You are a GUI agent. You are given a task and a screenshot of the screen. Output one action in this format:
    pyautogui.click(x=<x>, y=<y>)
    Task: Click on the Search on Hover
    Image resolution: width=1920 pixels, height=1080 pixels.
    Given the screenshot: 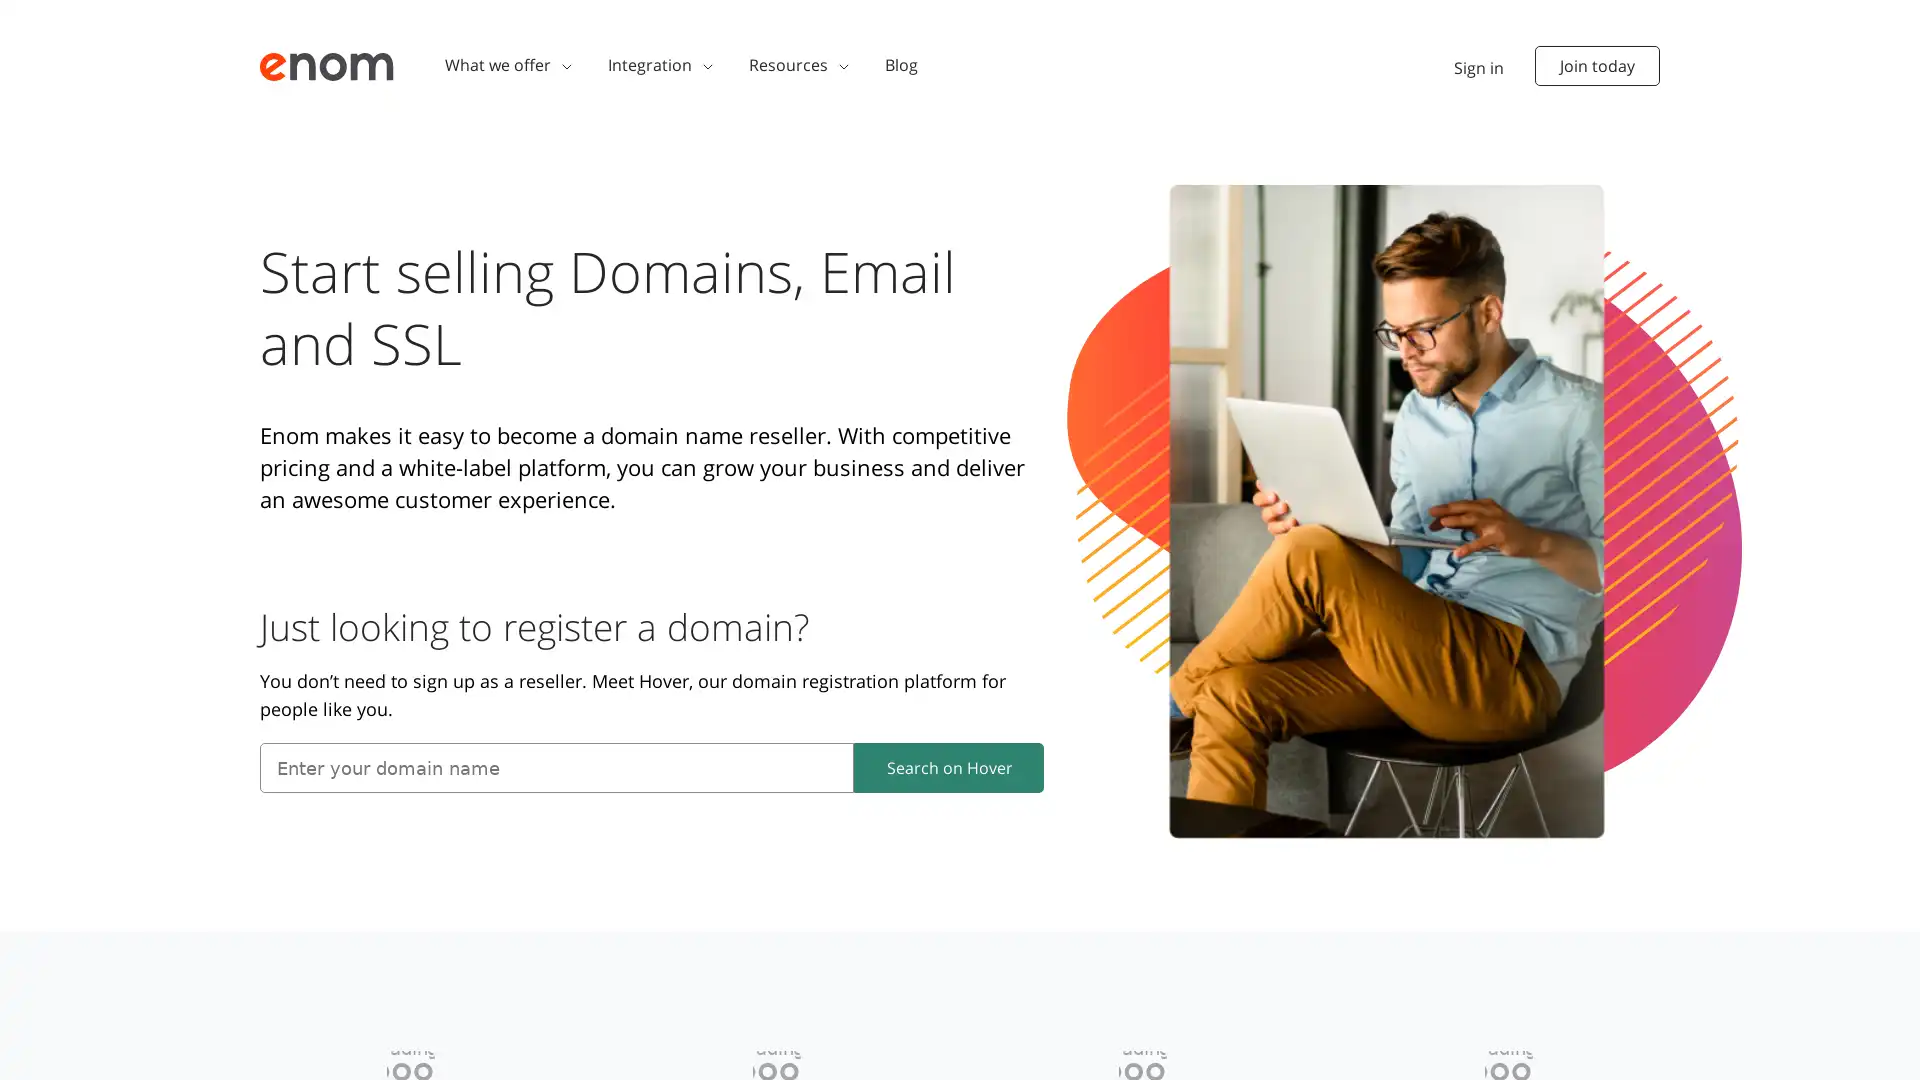 What is the action you would take?
    pyautogui.click(x=948, y=766)
    